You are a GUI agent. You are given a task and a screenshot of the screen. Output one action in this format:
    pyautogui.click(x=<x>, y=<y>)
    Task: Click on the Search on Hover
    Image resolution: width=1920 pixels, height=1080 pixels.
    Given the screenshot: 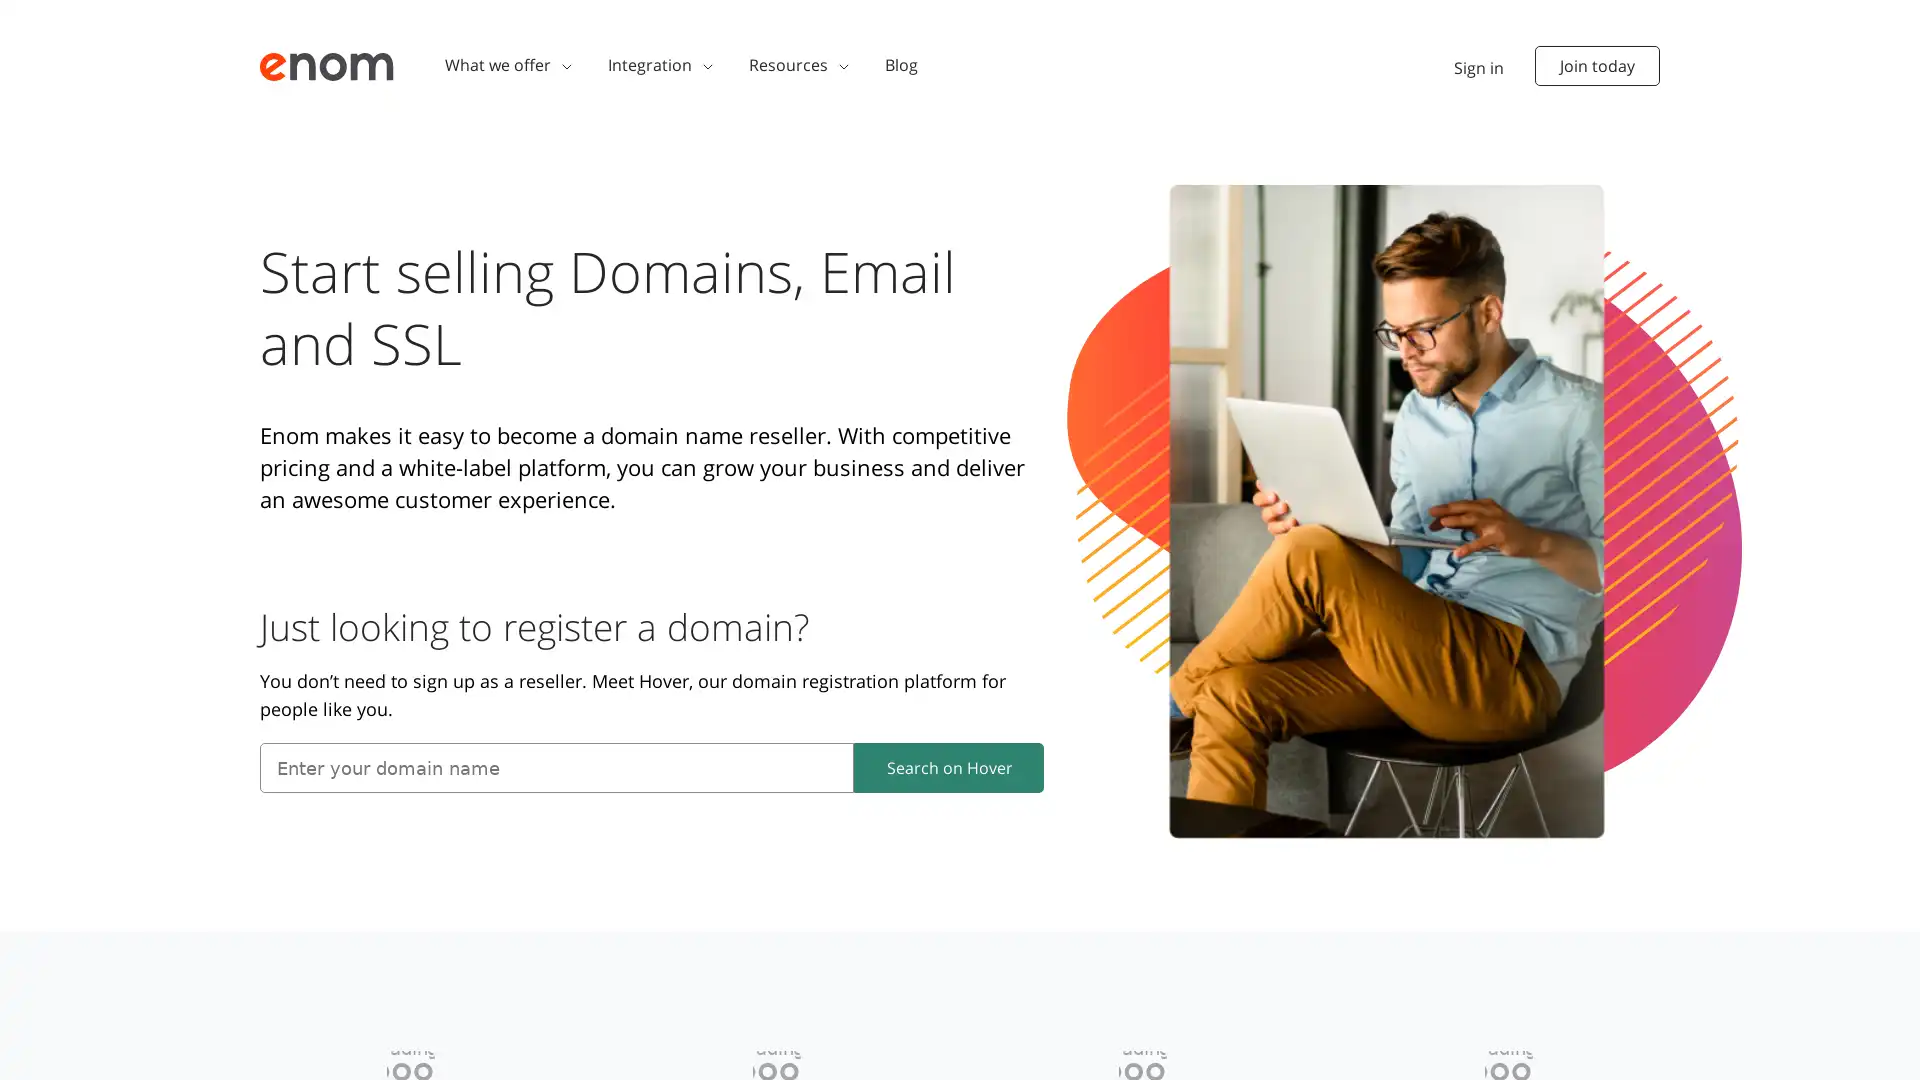 What is the action you would take?
    pyautogui.click(x=948, y=766)
    